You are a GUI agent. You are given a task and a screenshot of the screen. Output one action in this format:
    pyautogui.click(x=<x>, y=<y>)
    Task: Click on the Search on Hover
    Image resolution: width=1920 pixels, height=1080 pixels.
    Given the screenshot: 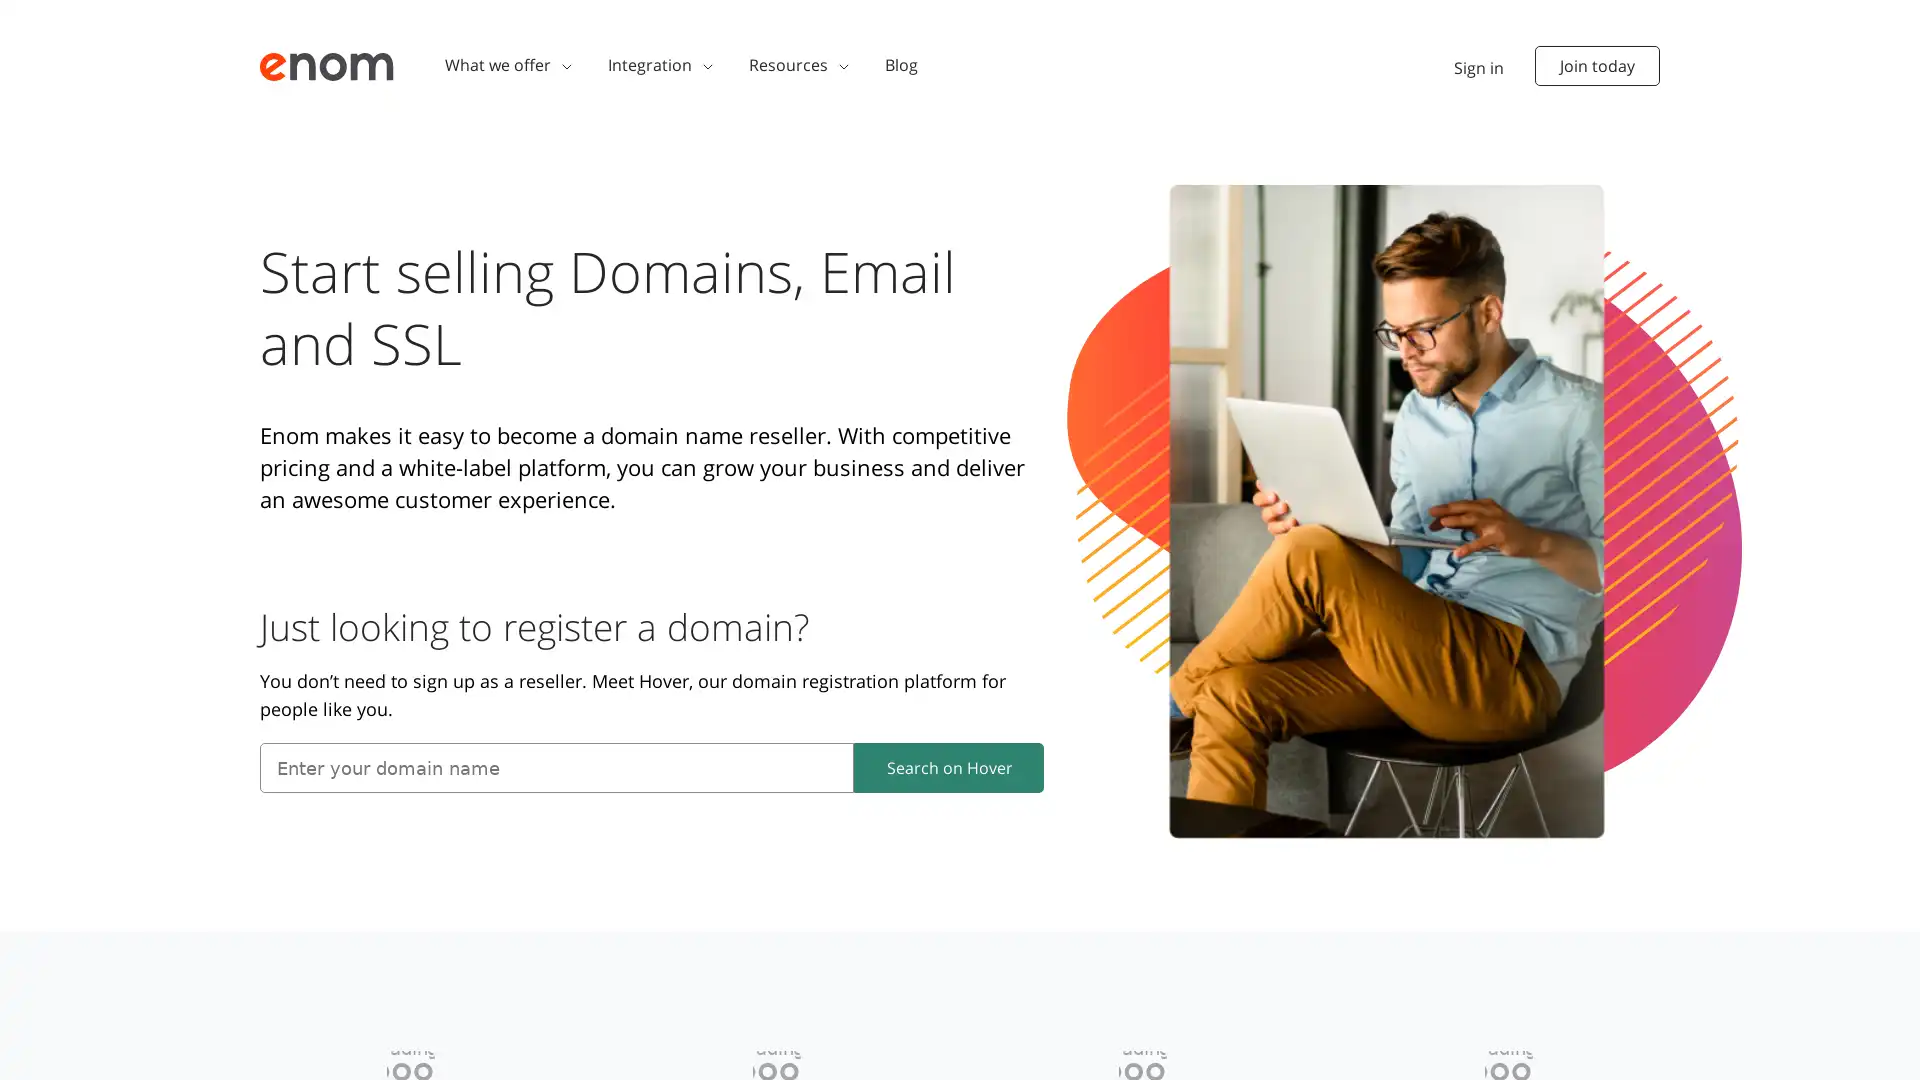 What is the action you would take?
    pyautogui.click(x=948, y=766)
    